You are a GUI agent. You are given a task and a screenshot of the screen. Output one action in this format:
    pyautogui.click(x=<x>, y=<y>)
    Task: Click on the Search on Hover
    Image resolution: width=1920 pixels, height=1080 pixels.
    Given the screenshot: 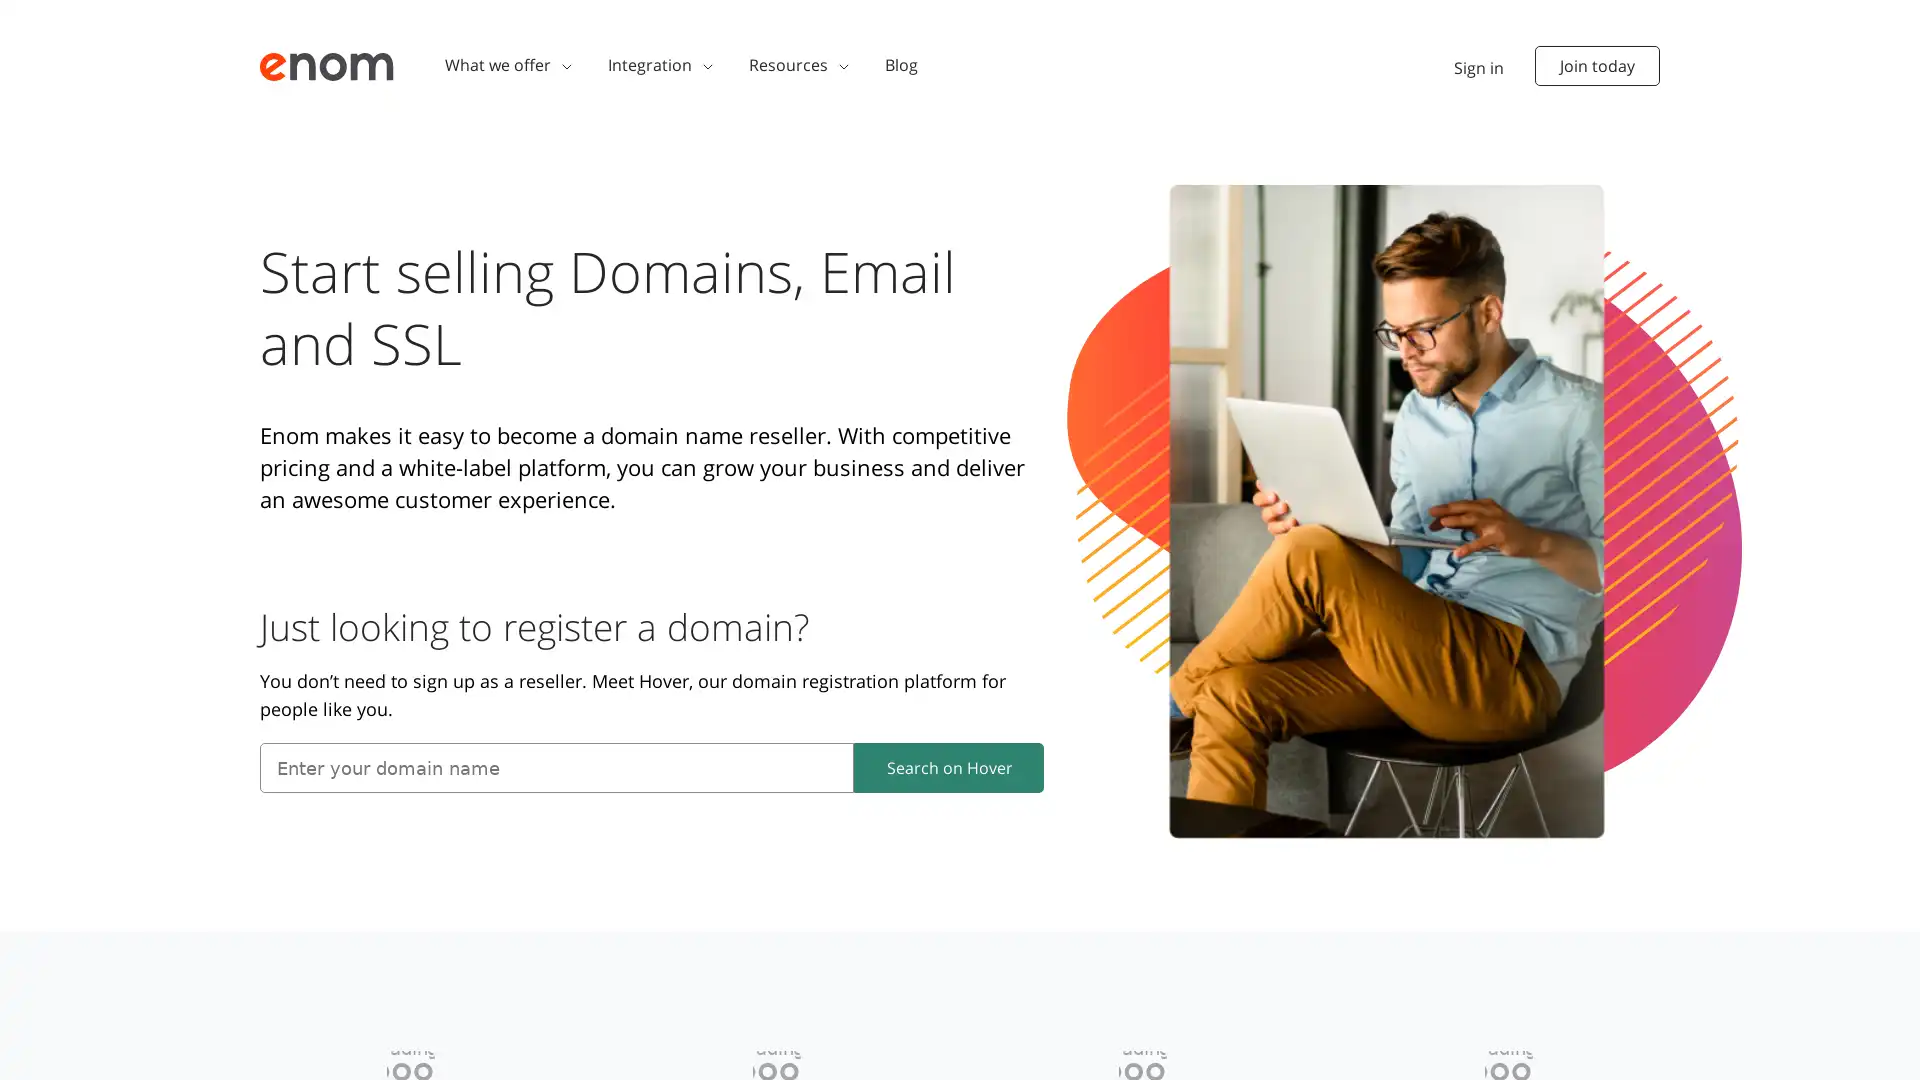 What is the action you would take?
    pyautogui.click(x=948, y=766)
    